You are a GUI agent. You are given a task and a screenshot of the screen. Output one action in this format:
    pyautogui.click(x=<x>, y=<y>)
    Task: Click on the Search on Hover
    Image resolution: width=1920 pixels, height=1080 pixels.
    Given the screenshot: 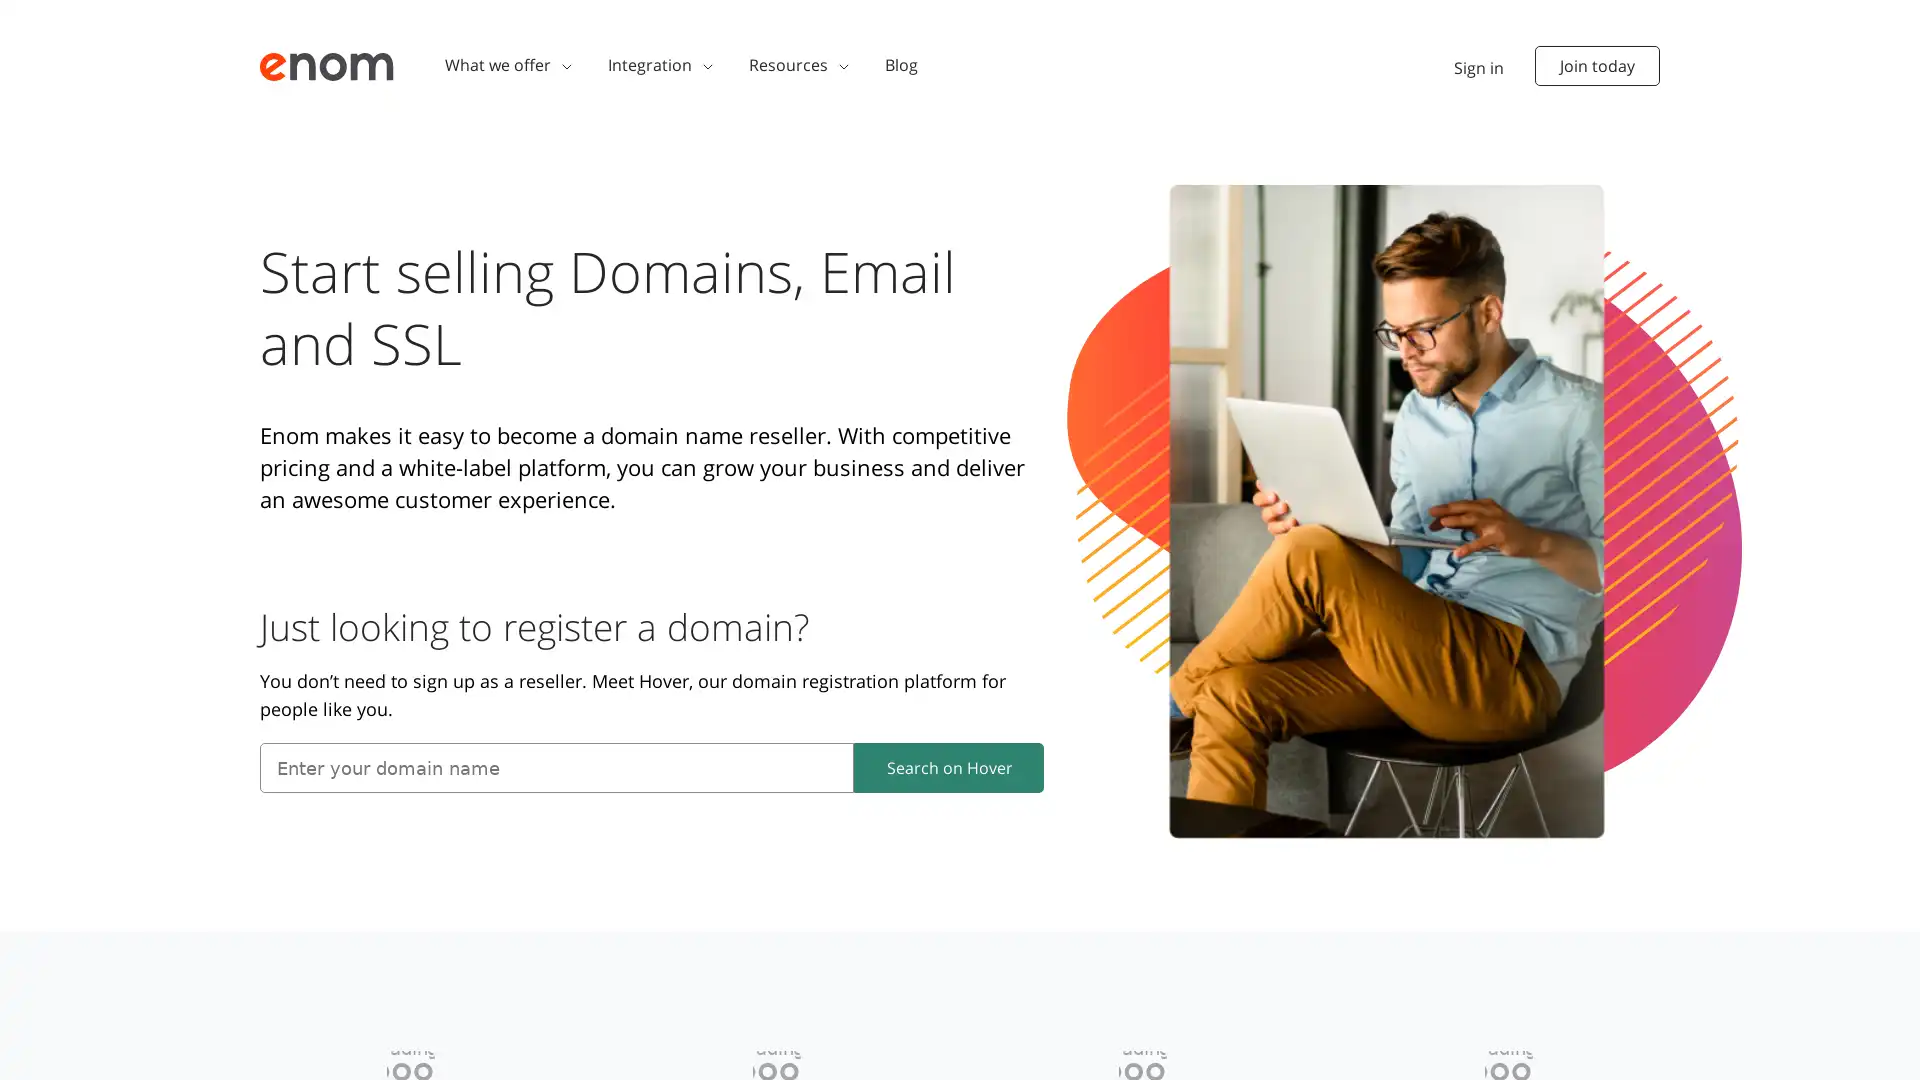 What is the action you would take?
    pyautogui.click(x=948, y=766)
    